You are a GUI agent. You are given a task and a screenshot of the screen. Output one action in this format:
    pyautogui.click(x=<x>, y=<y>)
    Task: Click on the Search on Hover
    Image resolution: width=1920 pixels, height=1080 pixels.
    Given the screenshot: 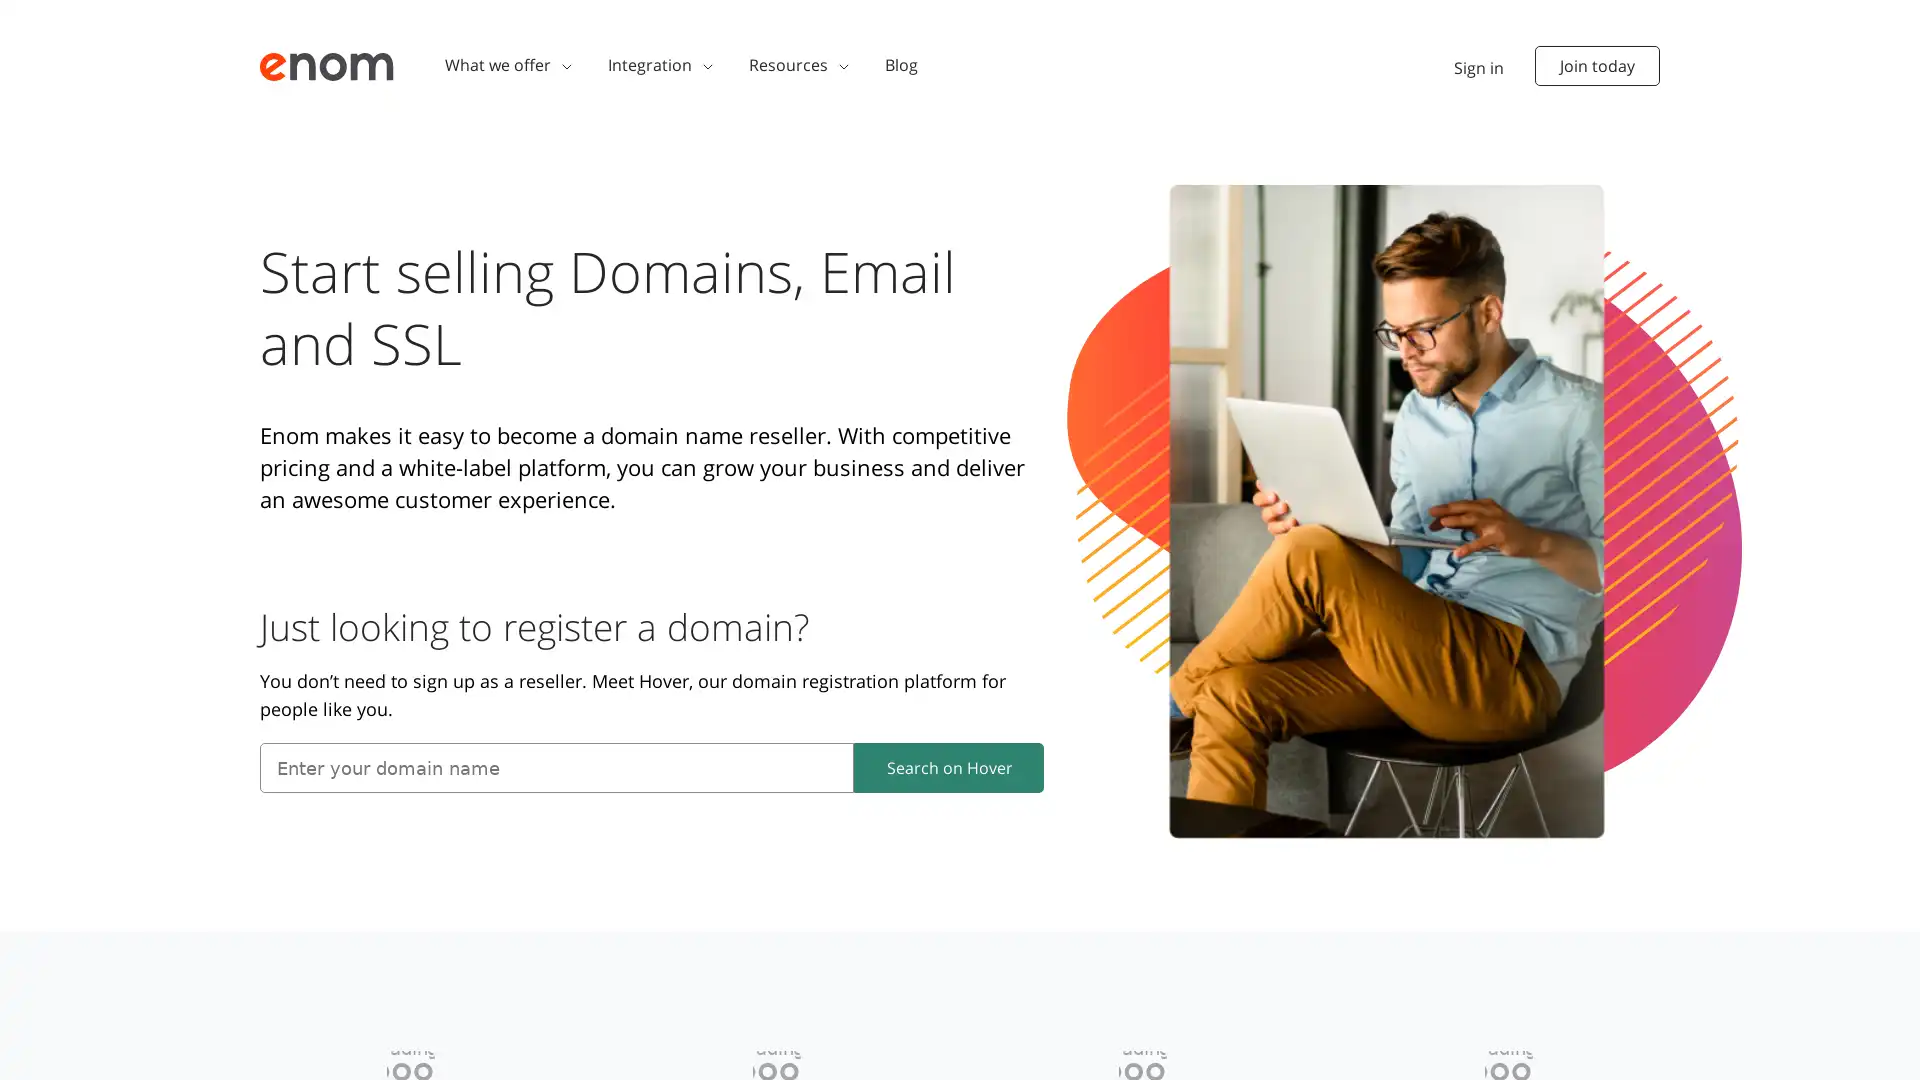 What is the action you would take?
    pyautogui.click(x=948, y=766)
    